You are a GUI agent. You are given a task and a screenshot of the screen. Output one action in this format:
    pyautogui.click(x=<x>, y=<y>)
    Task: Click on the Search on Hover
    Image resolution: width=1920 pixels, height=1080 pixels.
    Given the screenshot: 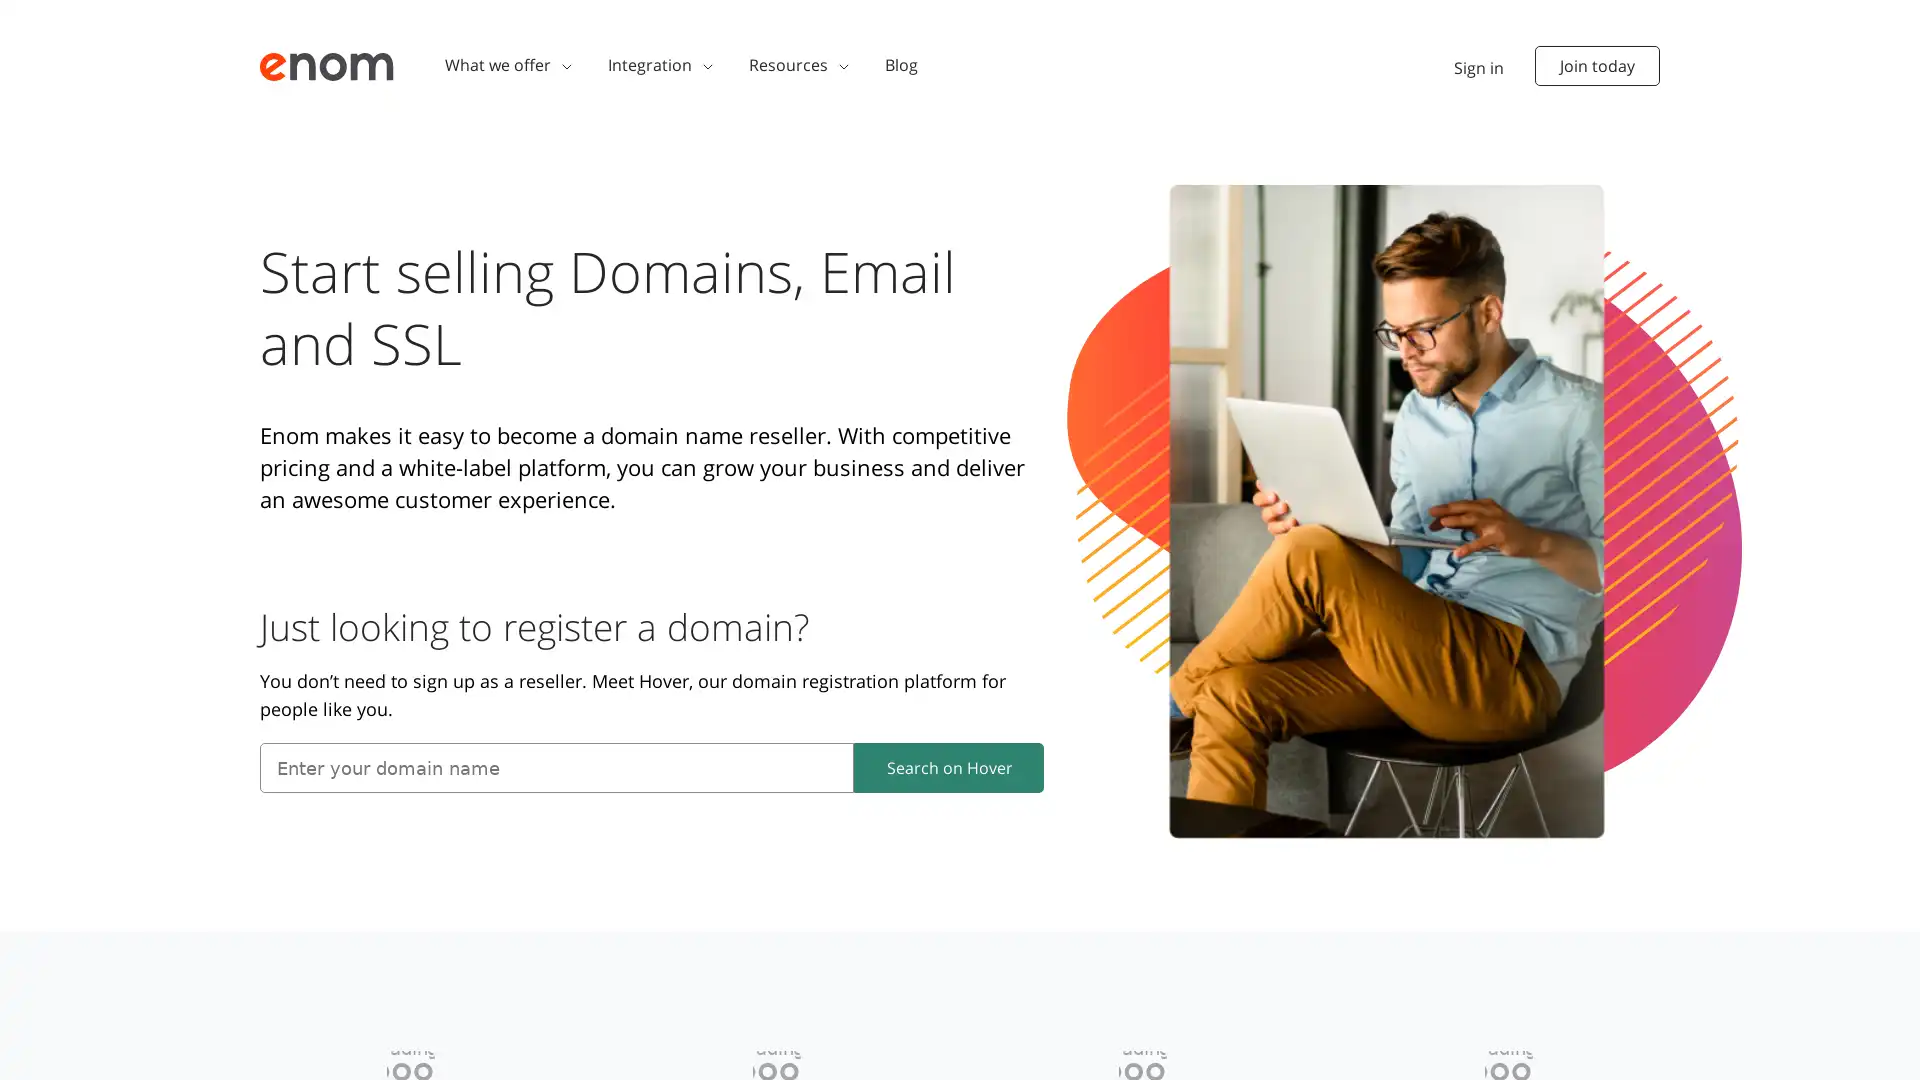 What is the action you would take?
    pyautogui.click(x=948, y=766)
    